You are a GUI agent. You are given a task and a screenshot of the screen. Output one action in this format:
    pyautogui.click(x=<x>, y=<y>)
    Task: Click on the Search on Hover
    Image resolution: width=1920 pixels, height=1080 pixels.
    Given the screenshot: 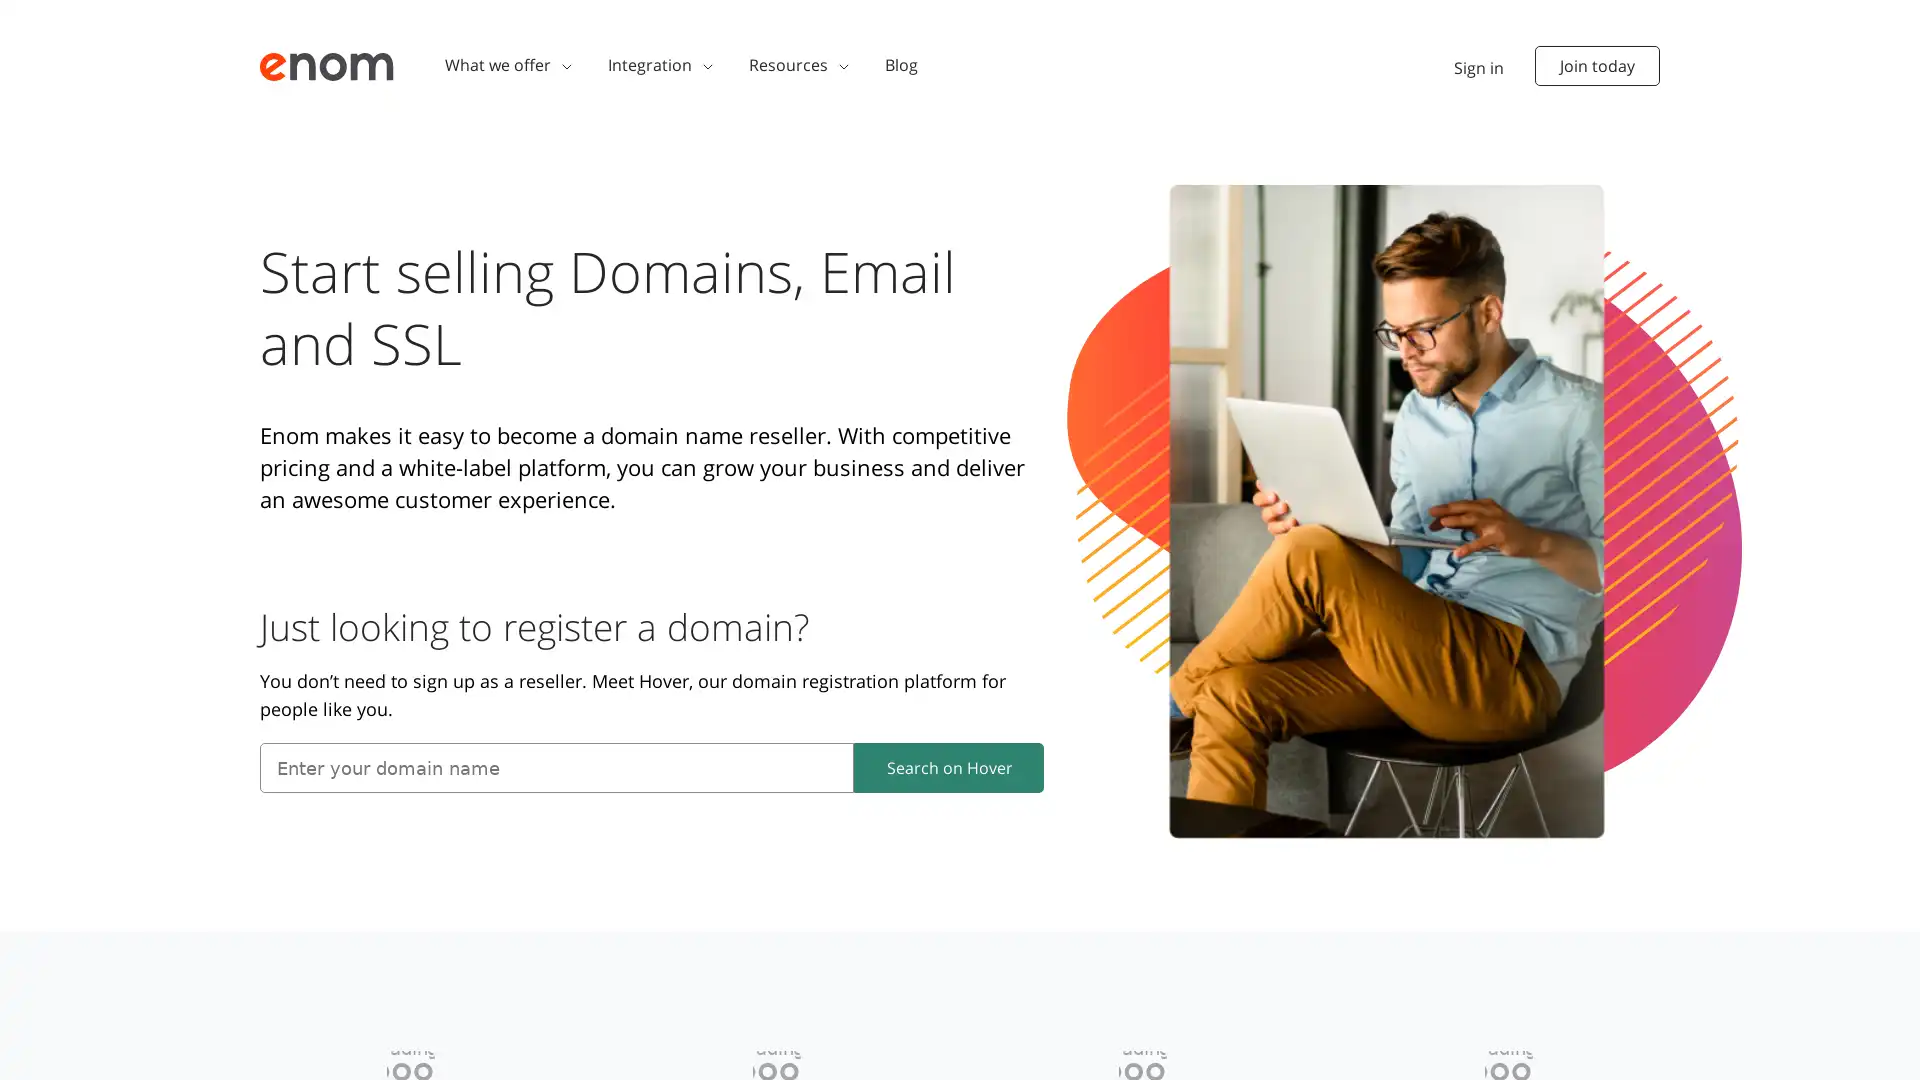 What is the action you would take?
    pyautogui.click(x=948, y=766)
    